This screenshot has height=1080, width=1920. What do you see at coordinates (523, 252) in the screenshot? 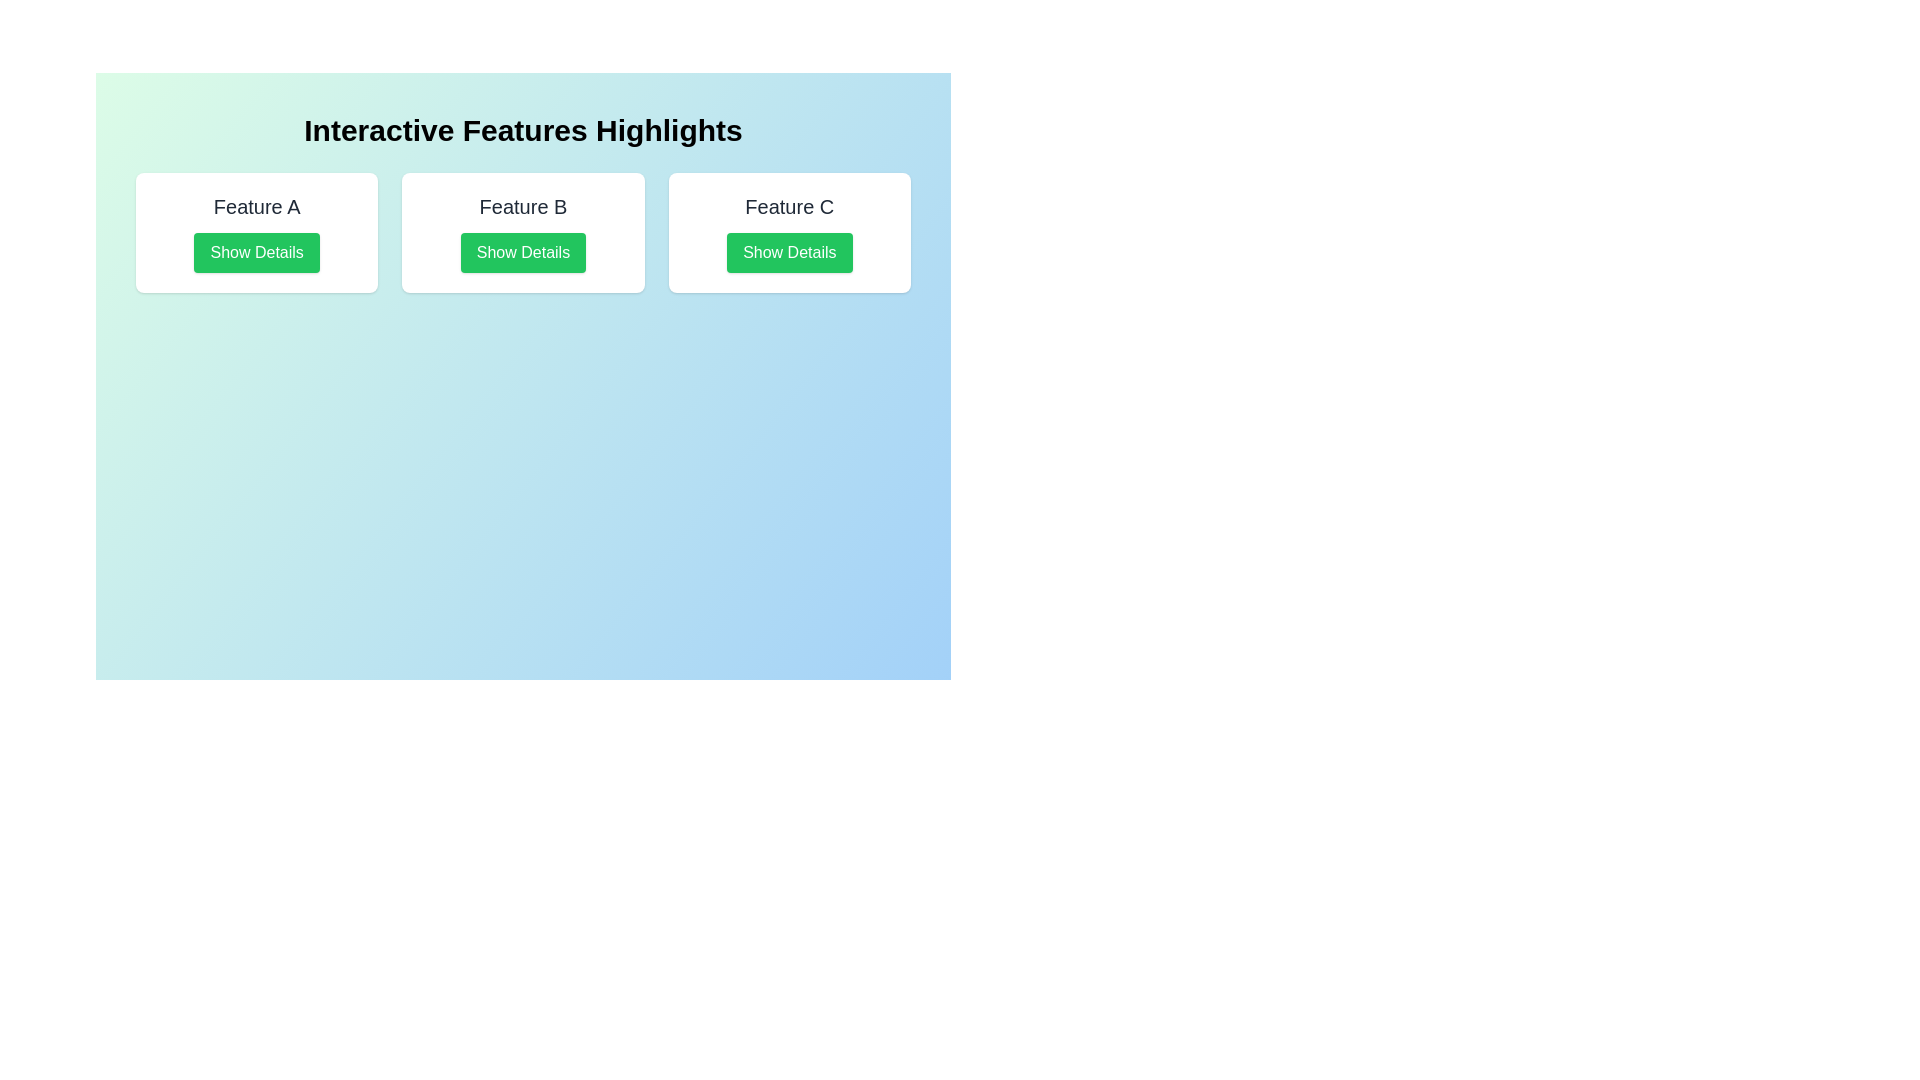
I see `the green button labeled 'Show Details' with white text located in the center of the card labeled 'Feature B'` at bounding box center [523, 252].